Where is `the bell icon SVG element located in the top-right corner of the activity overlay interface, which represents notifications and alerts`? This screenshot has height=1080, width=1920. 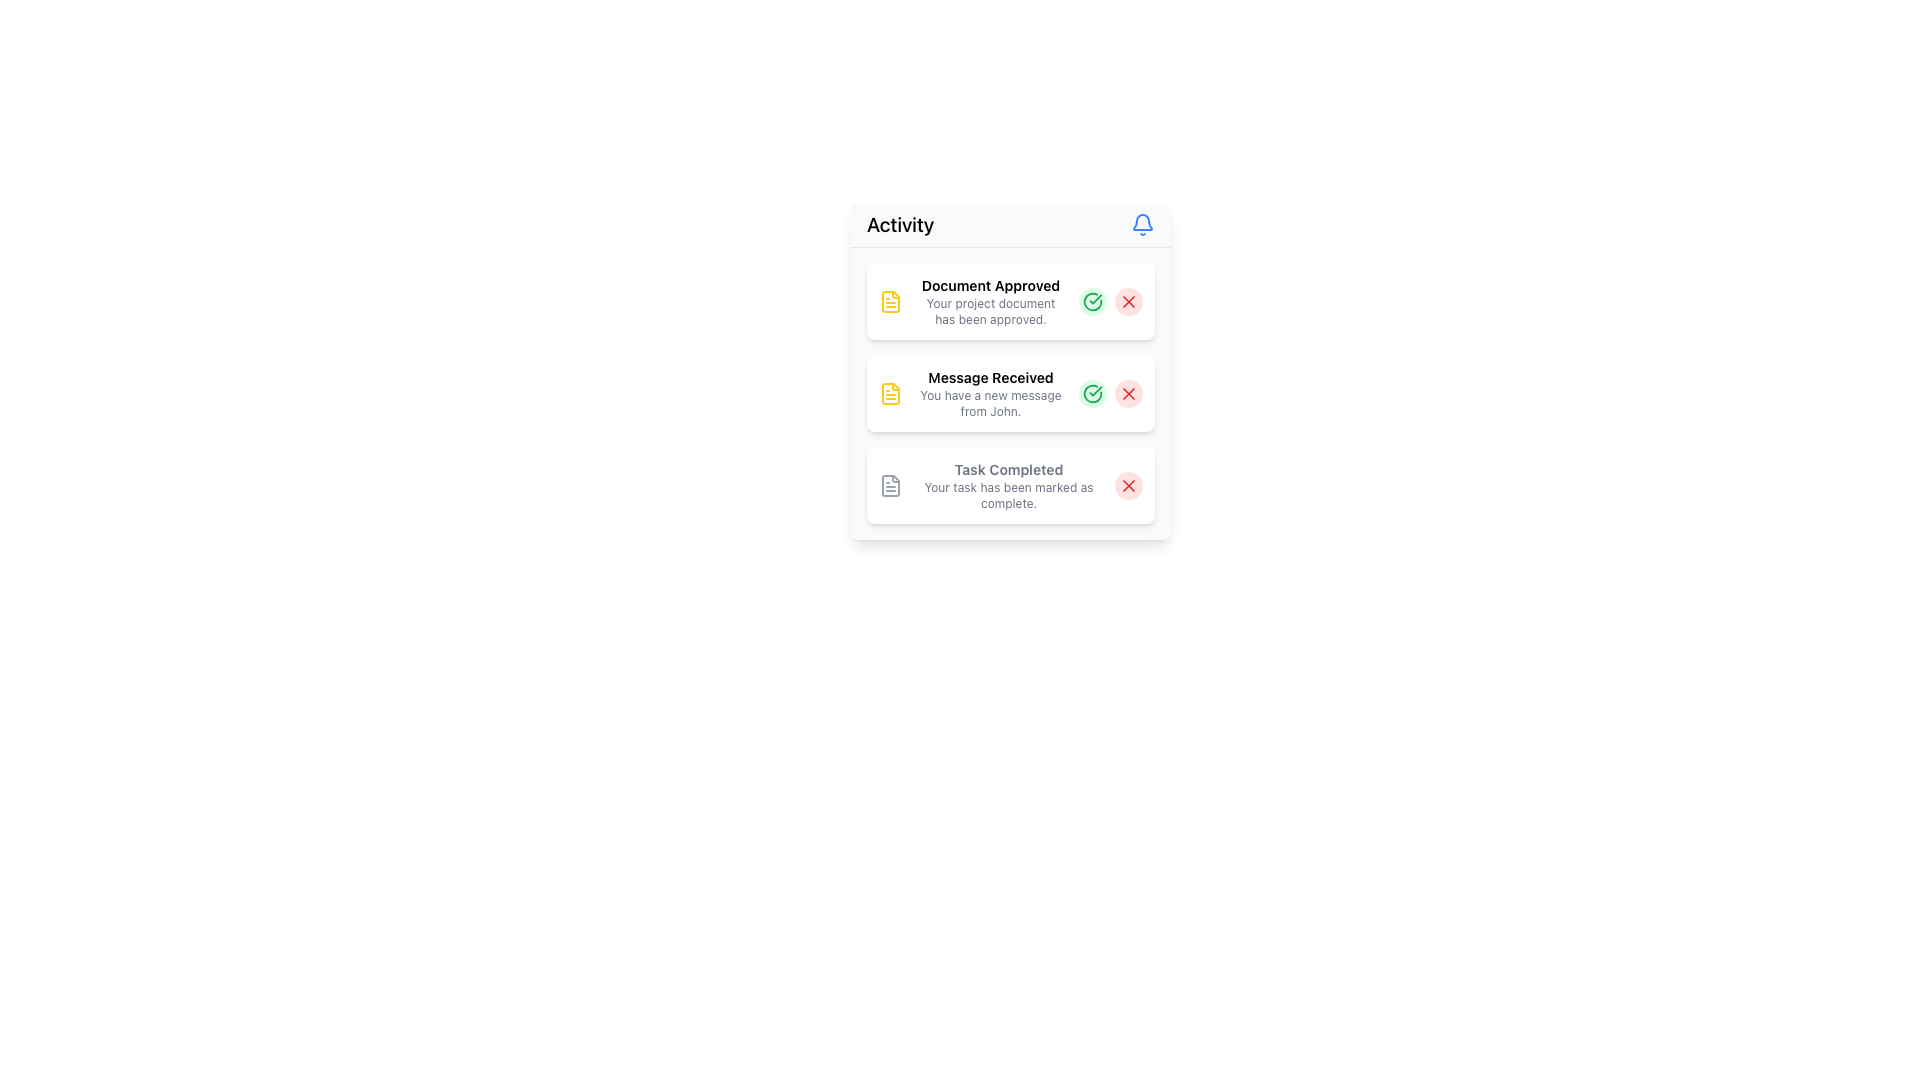
the bell icon SVG element located in the top-right corner of the activity overlay interface, which represents notifications and alerts is located at coordinates (1142, 222).